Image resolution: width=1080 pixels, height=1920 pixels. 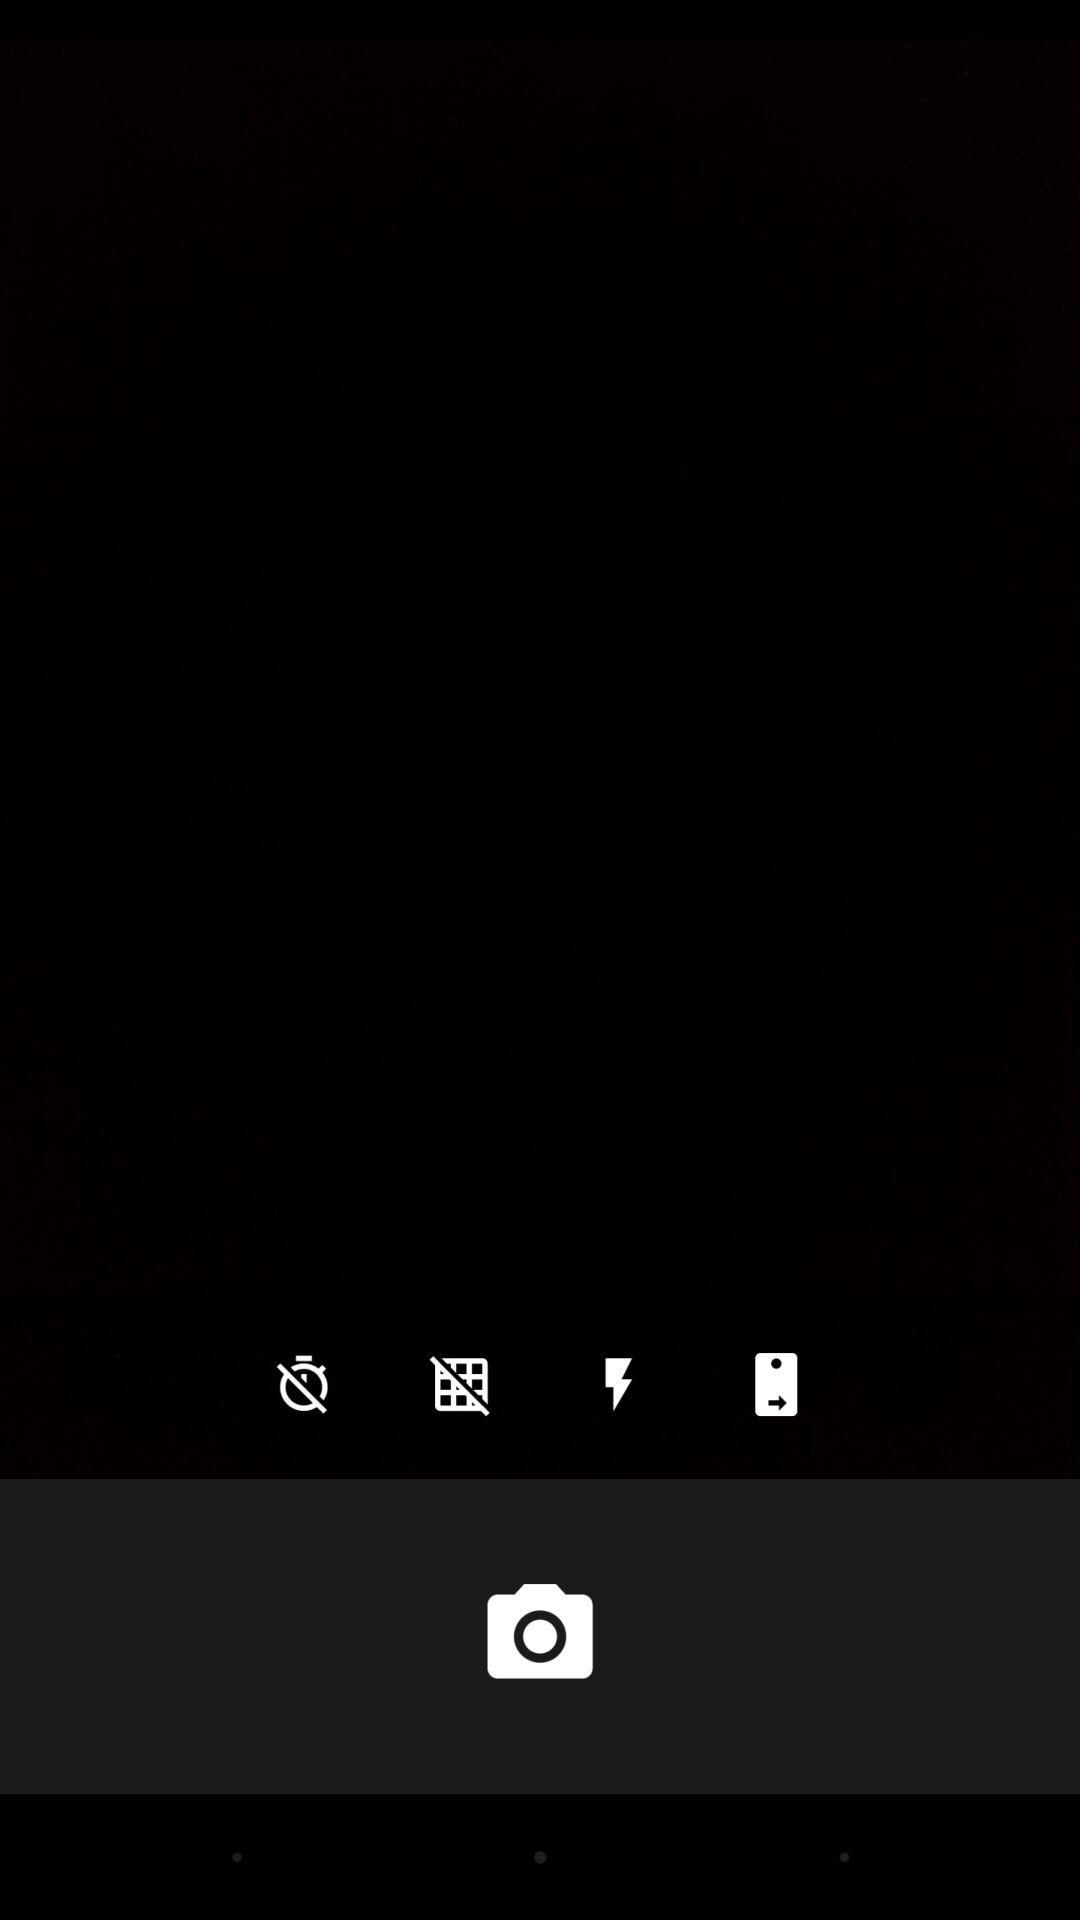 I want to click on the time icon, so click(x=303, y=1383).